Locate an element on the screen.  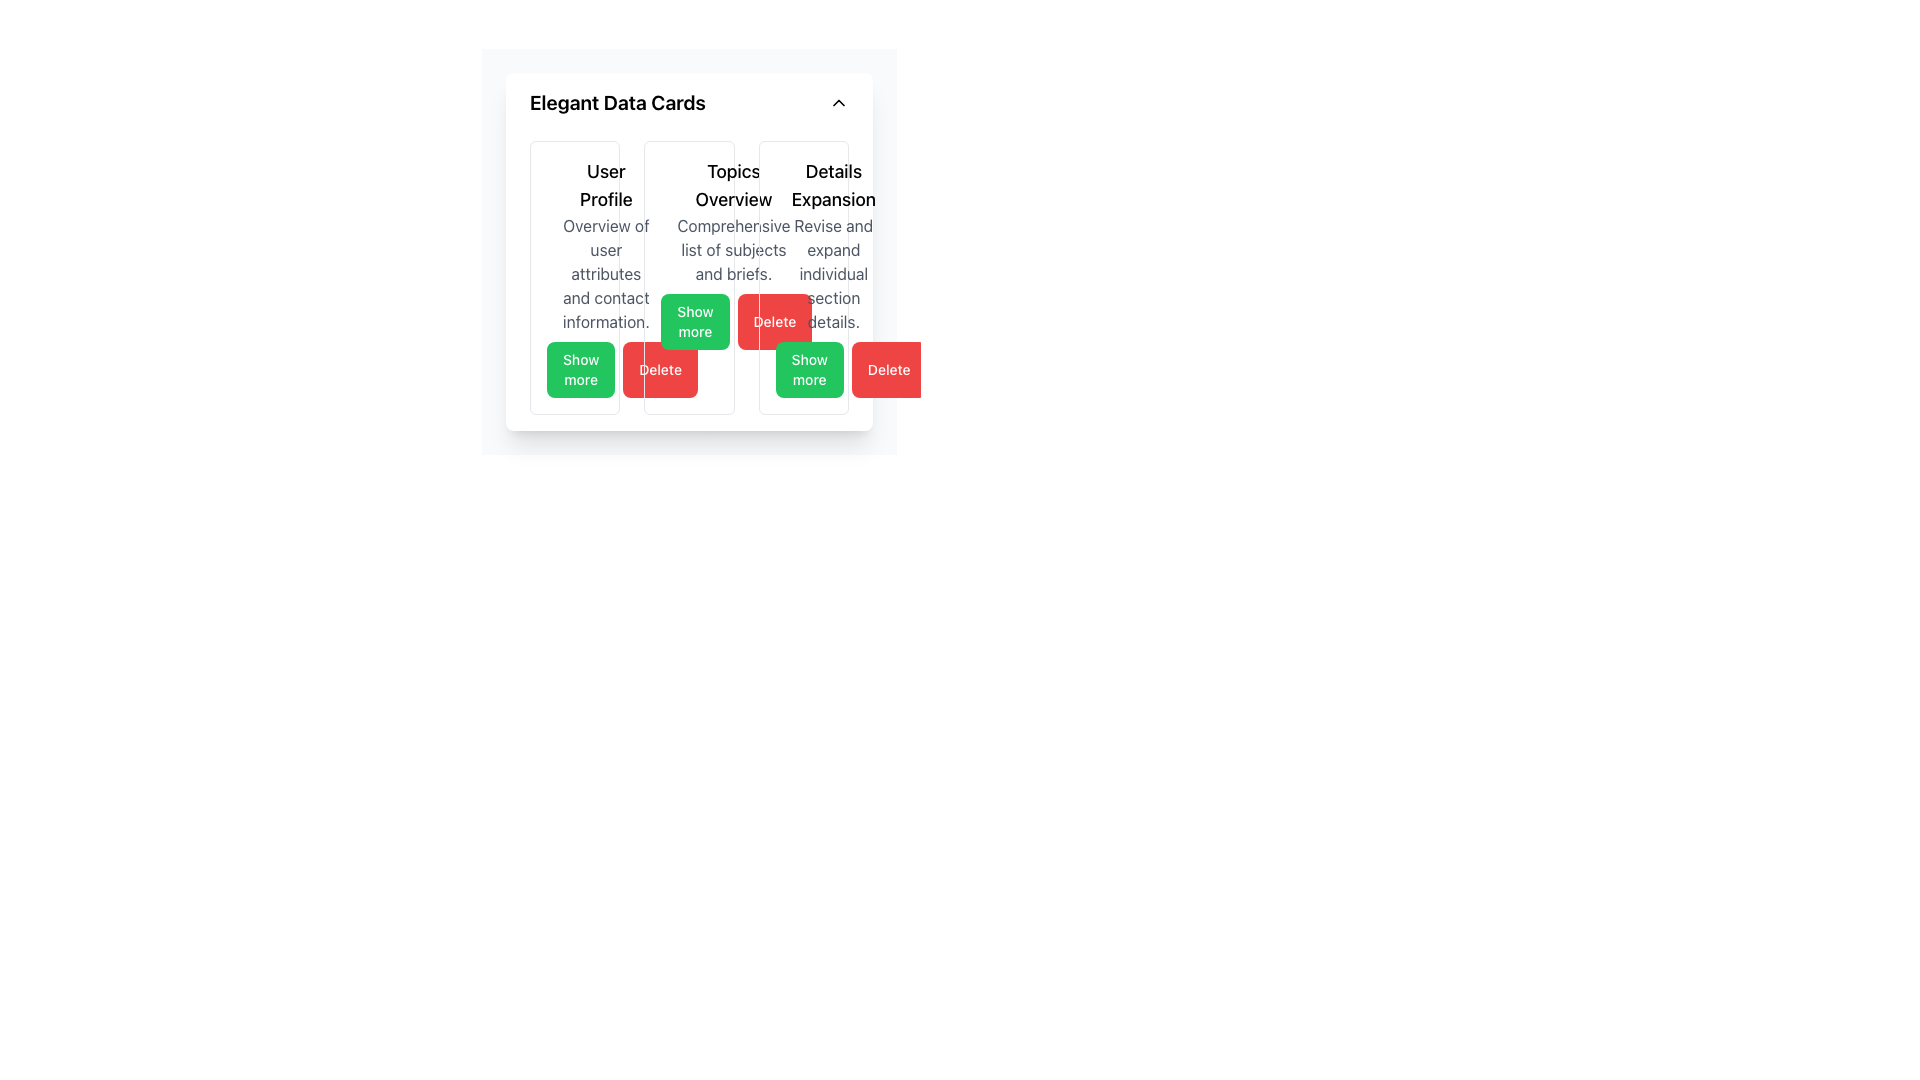
the delete button located at the bottom-right of the 'Topics Overview' card, which is the second button in a horizontal group of buttons is located at coordinates (660, 370).